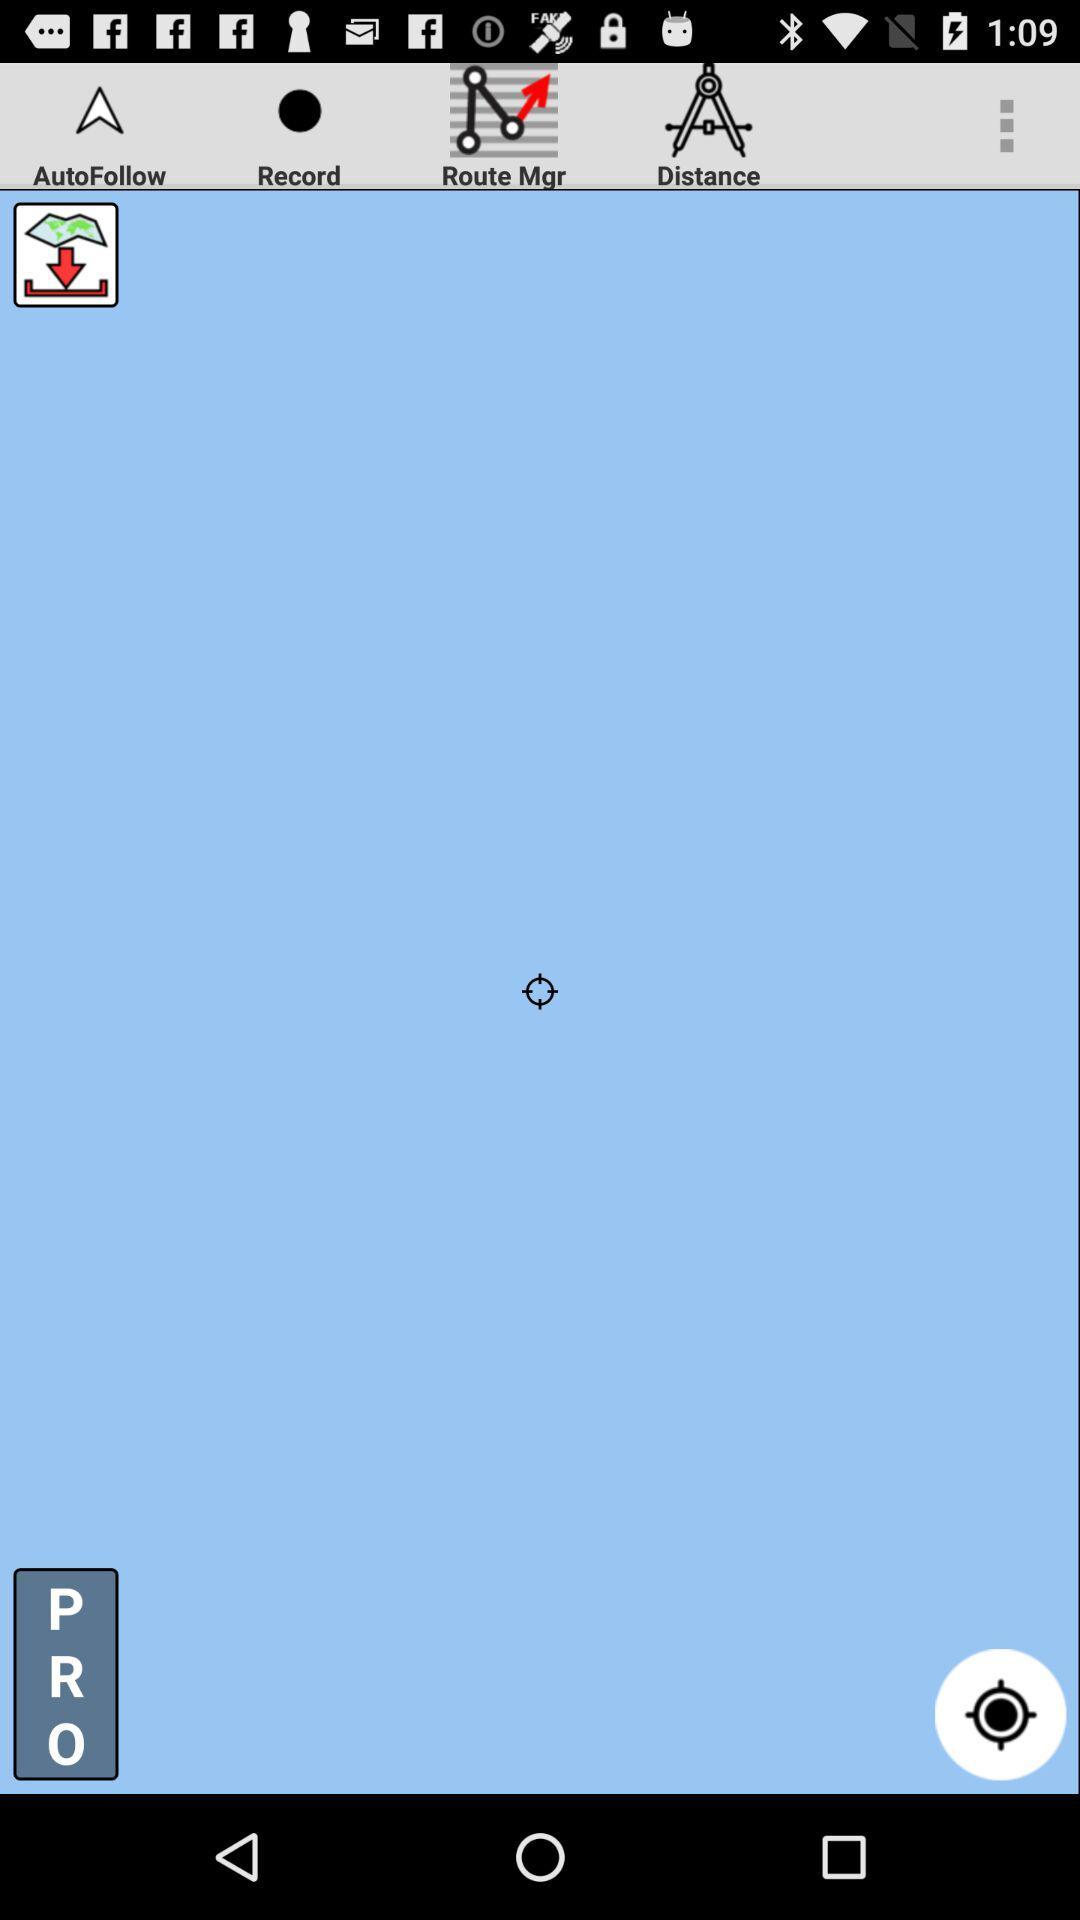 This screenshot has width=1080, height=1920. Describe the element at coordinates (1000, 1713) in the screenshot. I see `item at the bottom right corner` at that location.